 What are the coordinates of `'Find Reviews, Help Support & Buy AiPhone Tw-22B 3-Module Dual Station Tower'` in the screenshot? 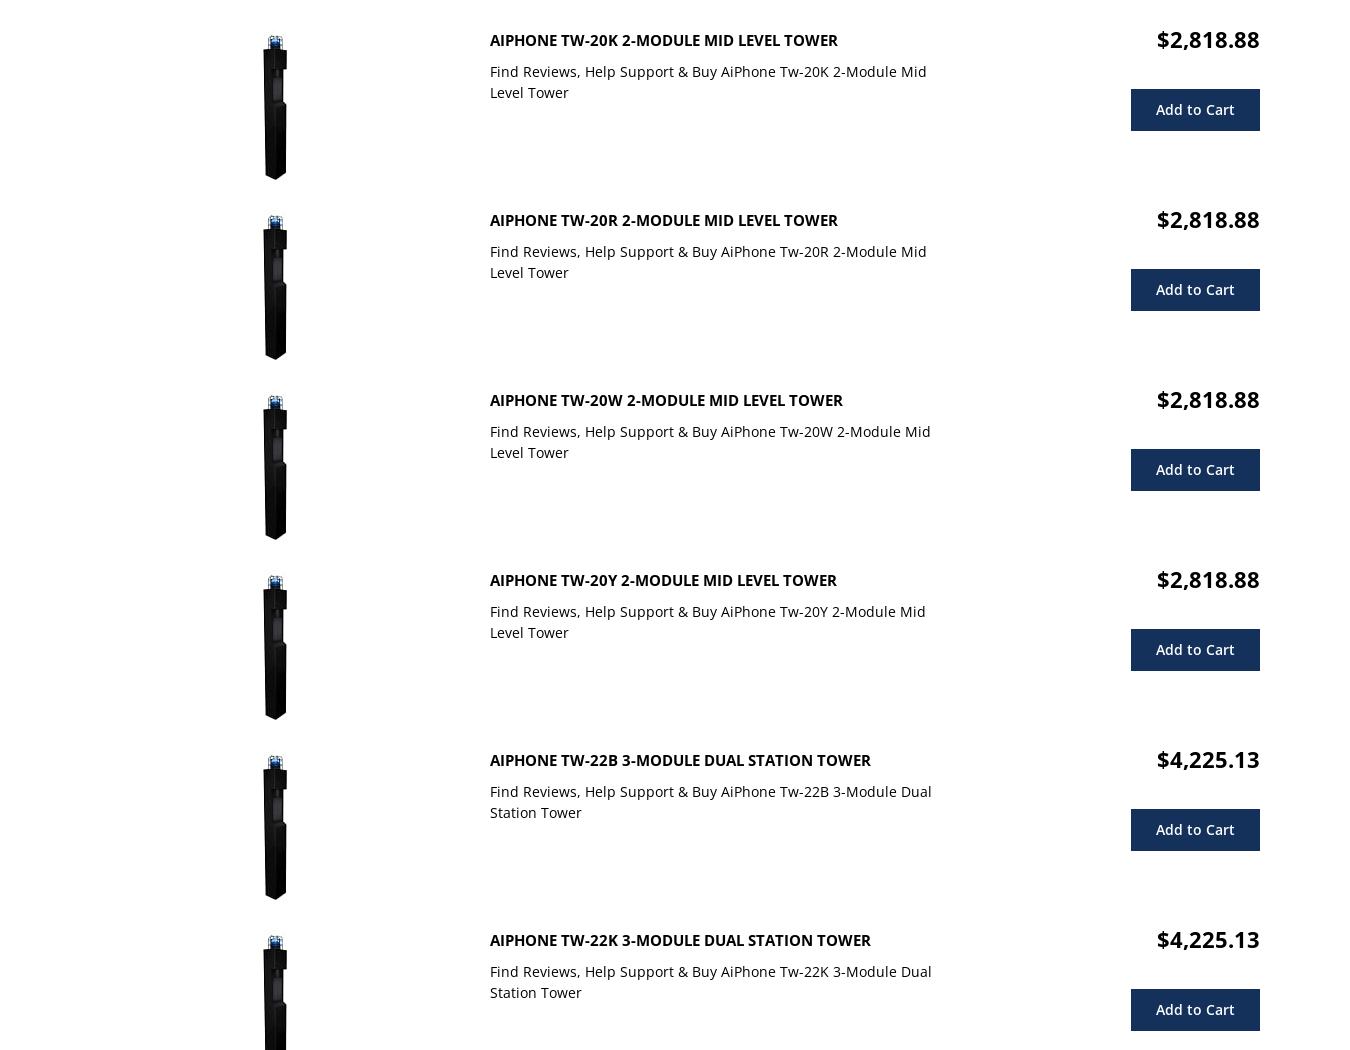 It's located at (710, 800).